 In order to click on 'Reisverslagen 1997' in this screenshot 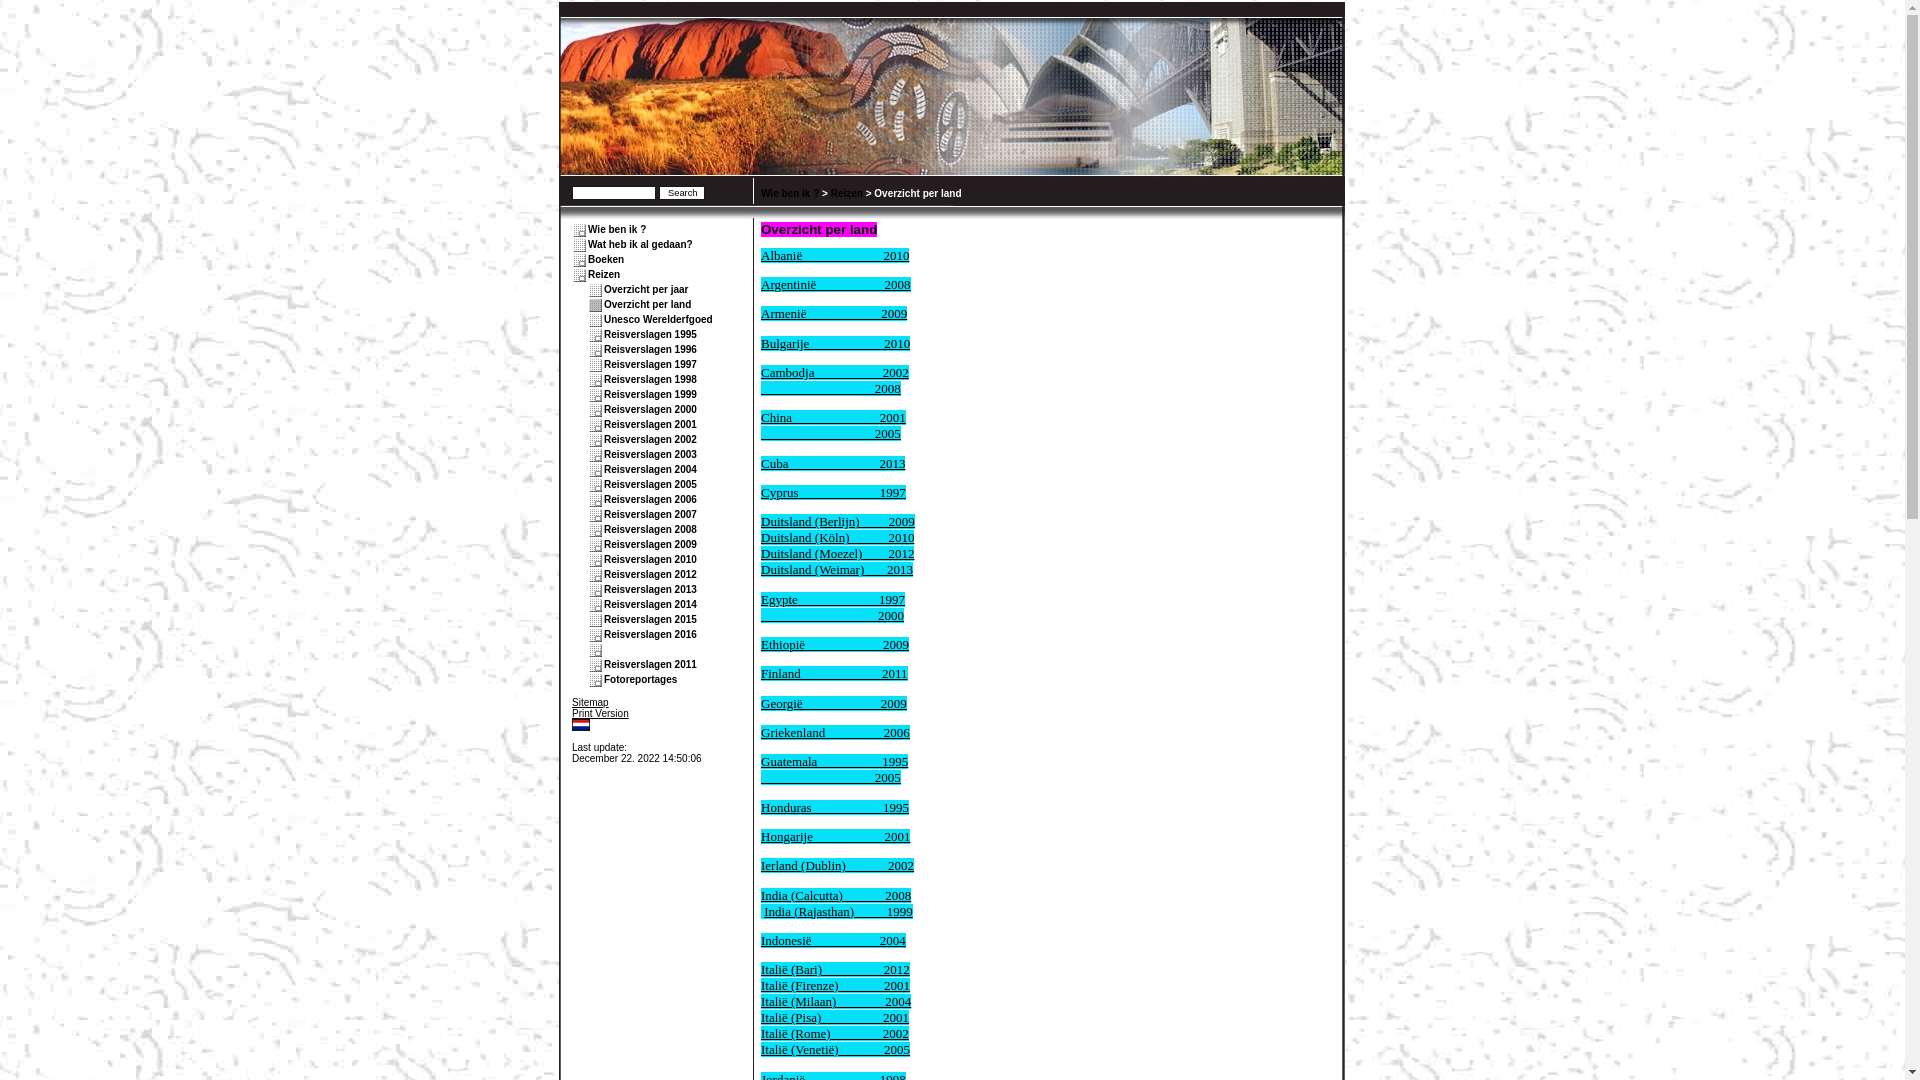, I will do `click(603, 364)`.